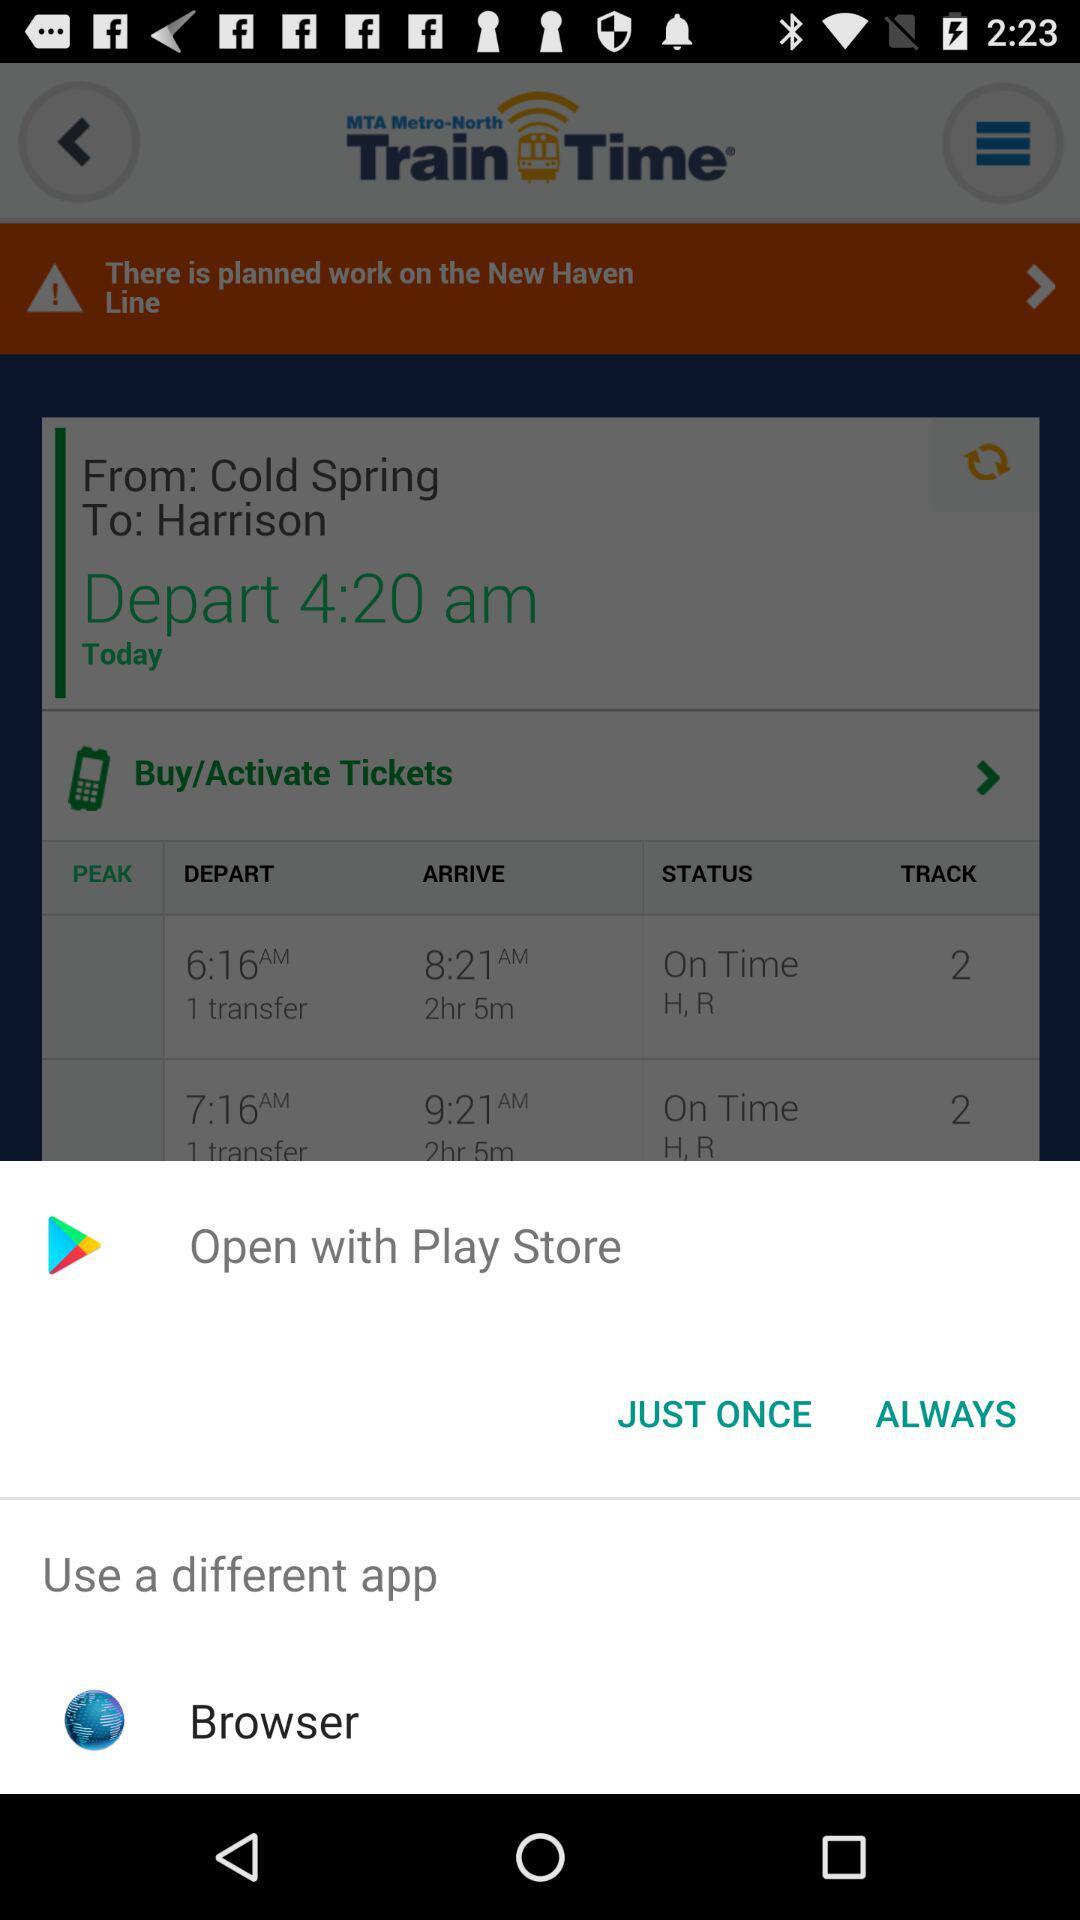  What do you see at coordinates (540, 1572) in the screenshot?
I see `the use a different item` at bounding box center [540, 1572].